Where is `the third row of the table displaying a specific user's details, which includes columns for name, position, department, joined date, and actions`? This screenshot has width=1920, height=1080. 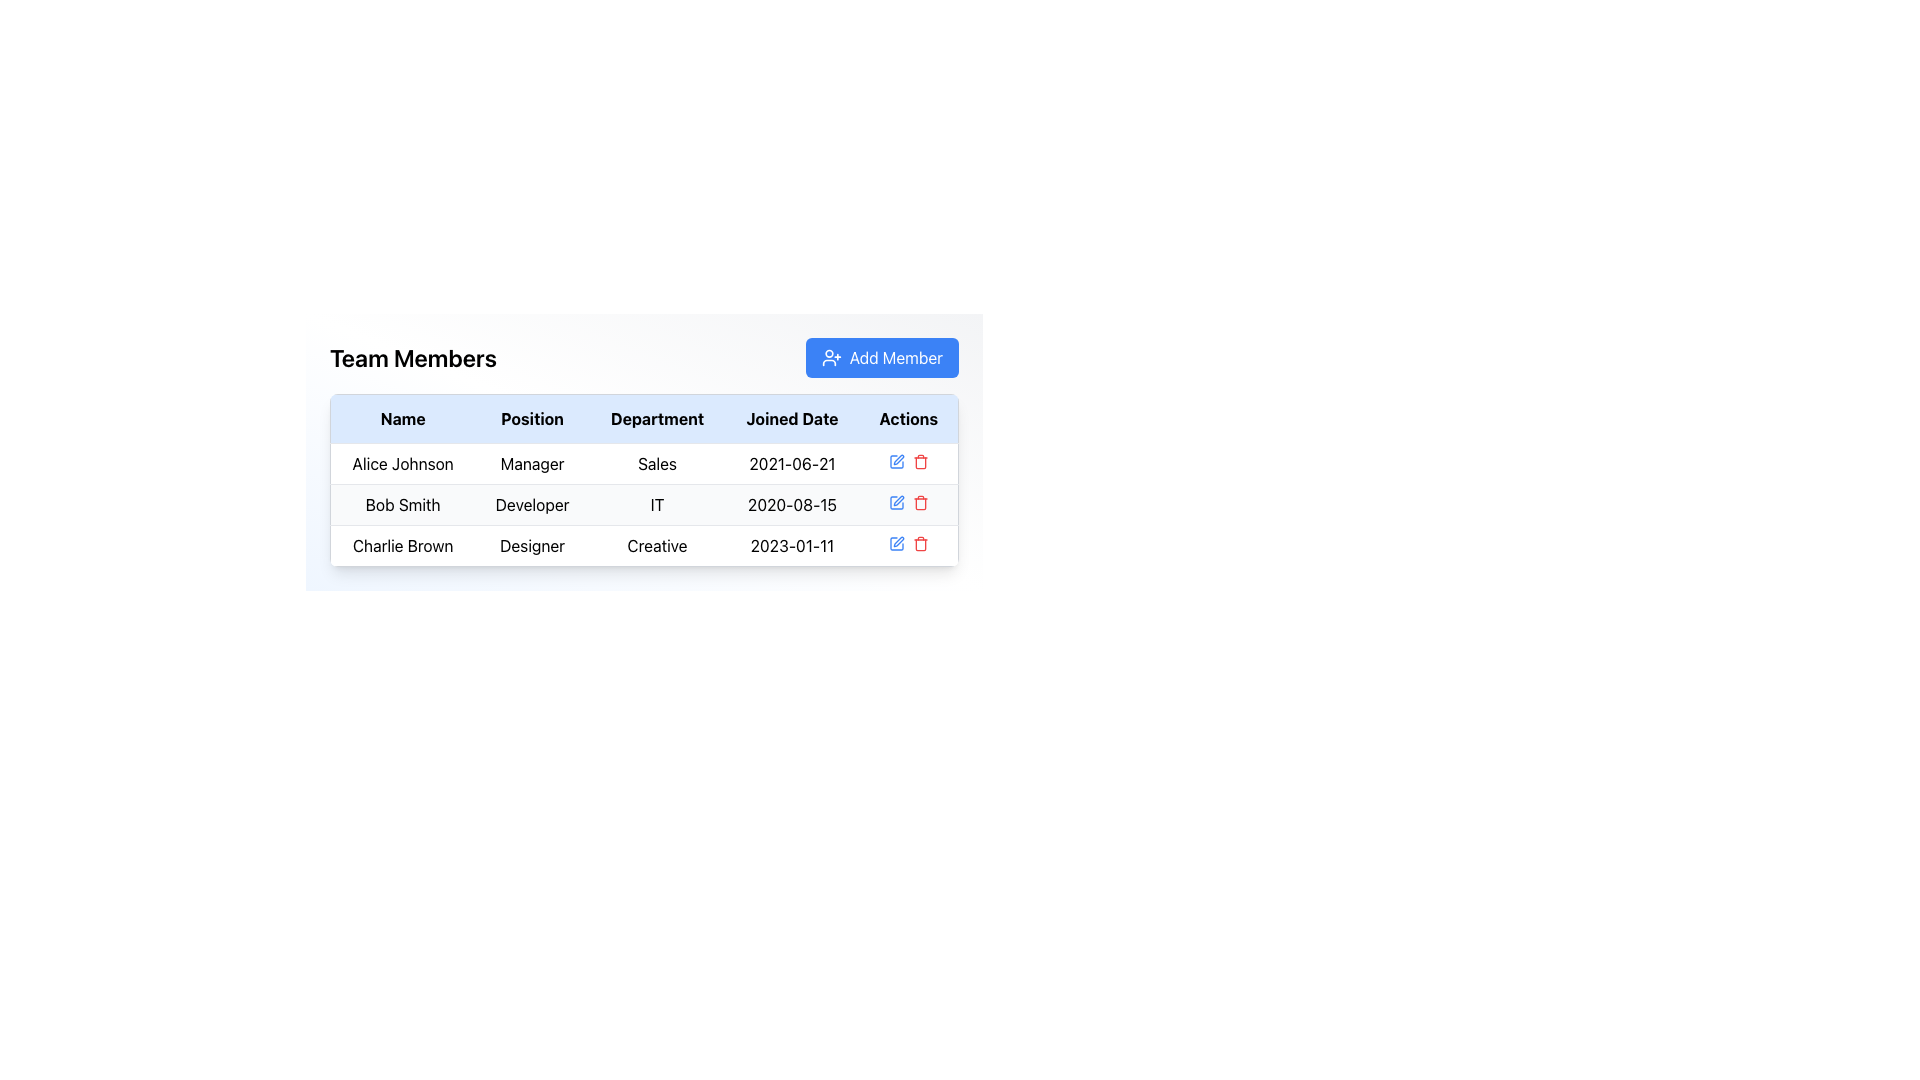
the third row of the table displaying a specific user's details, which includes columns for name, position, department, joined date, and actions is located at coordinates (644, 546).